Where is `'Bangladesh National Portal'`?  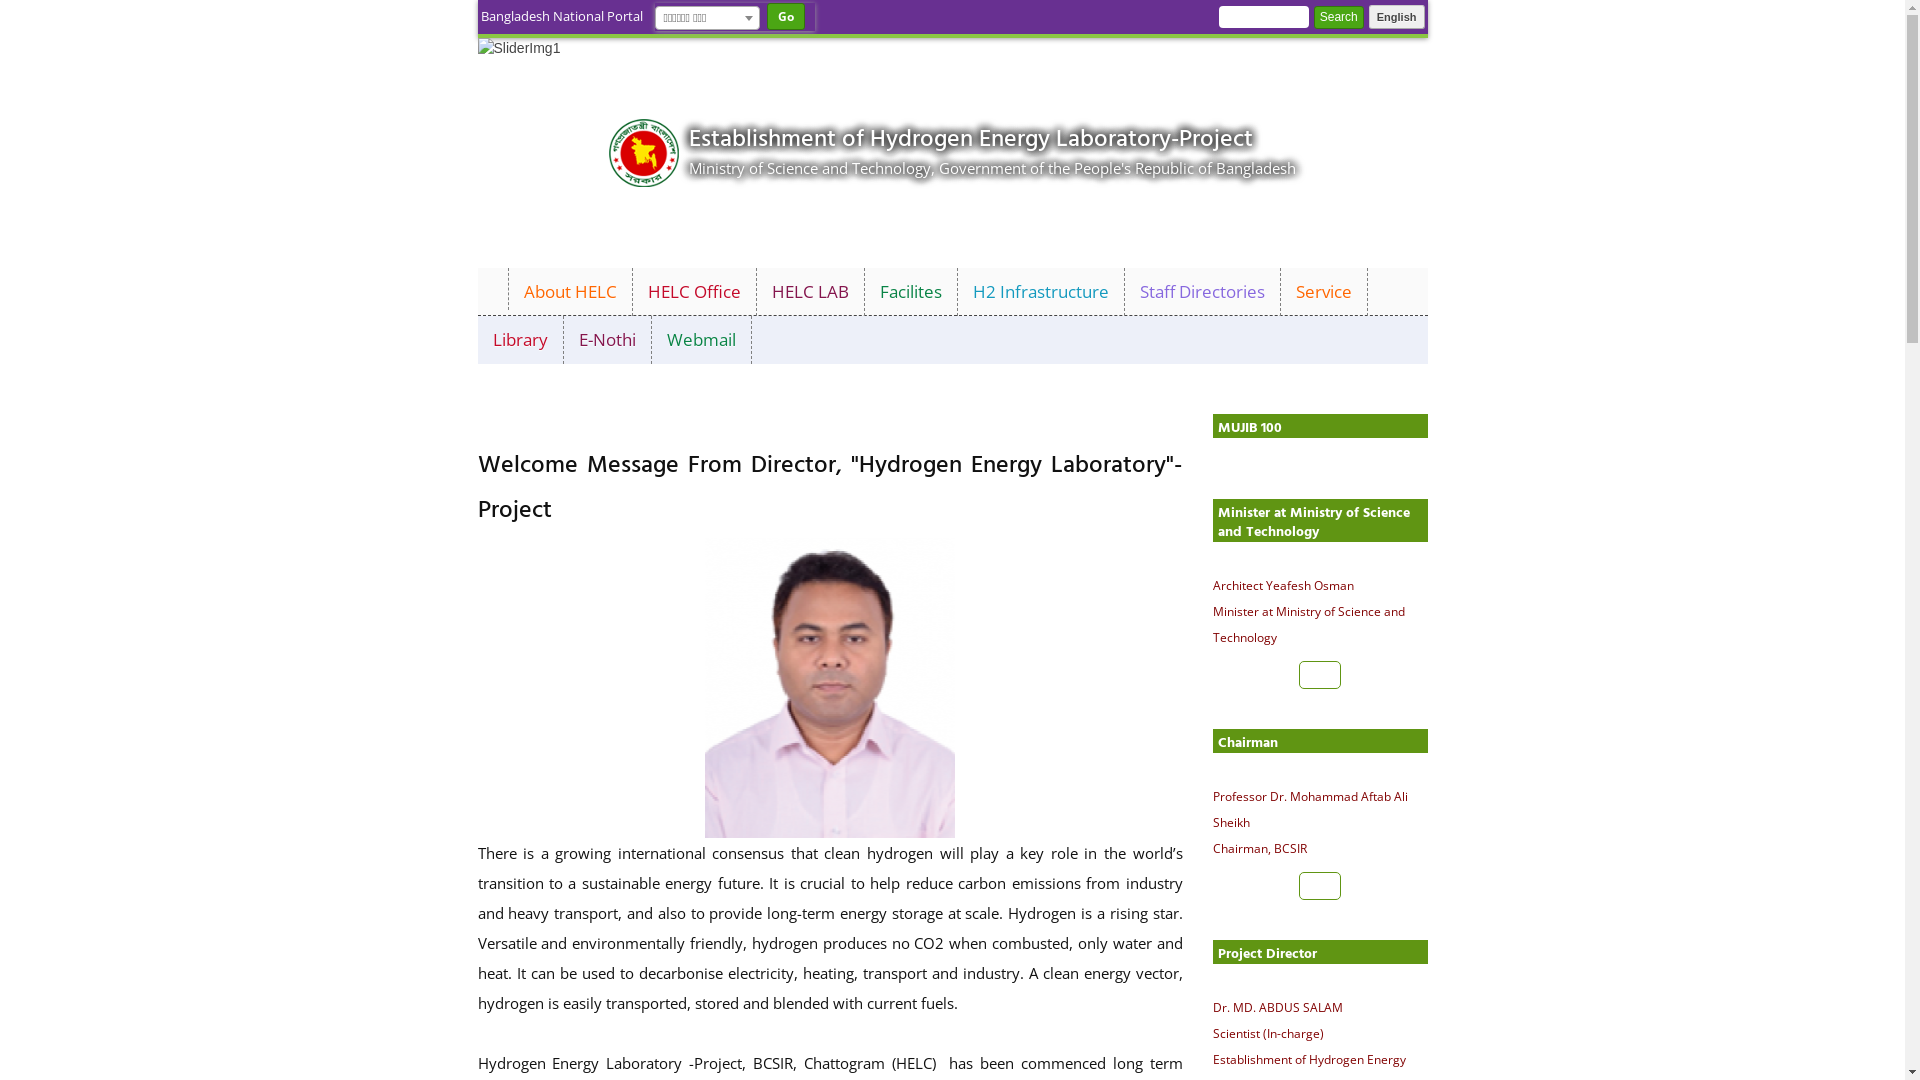 'Bangladesh National Portal' is located at coordinates (560, 16).